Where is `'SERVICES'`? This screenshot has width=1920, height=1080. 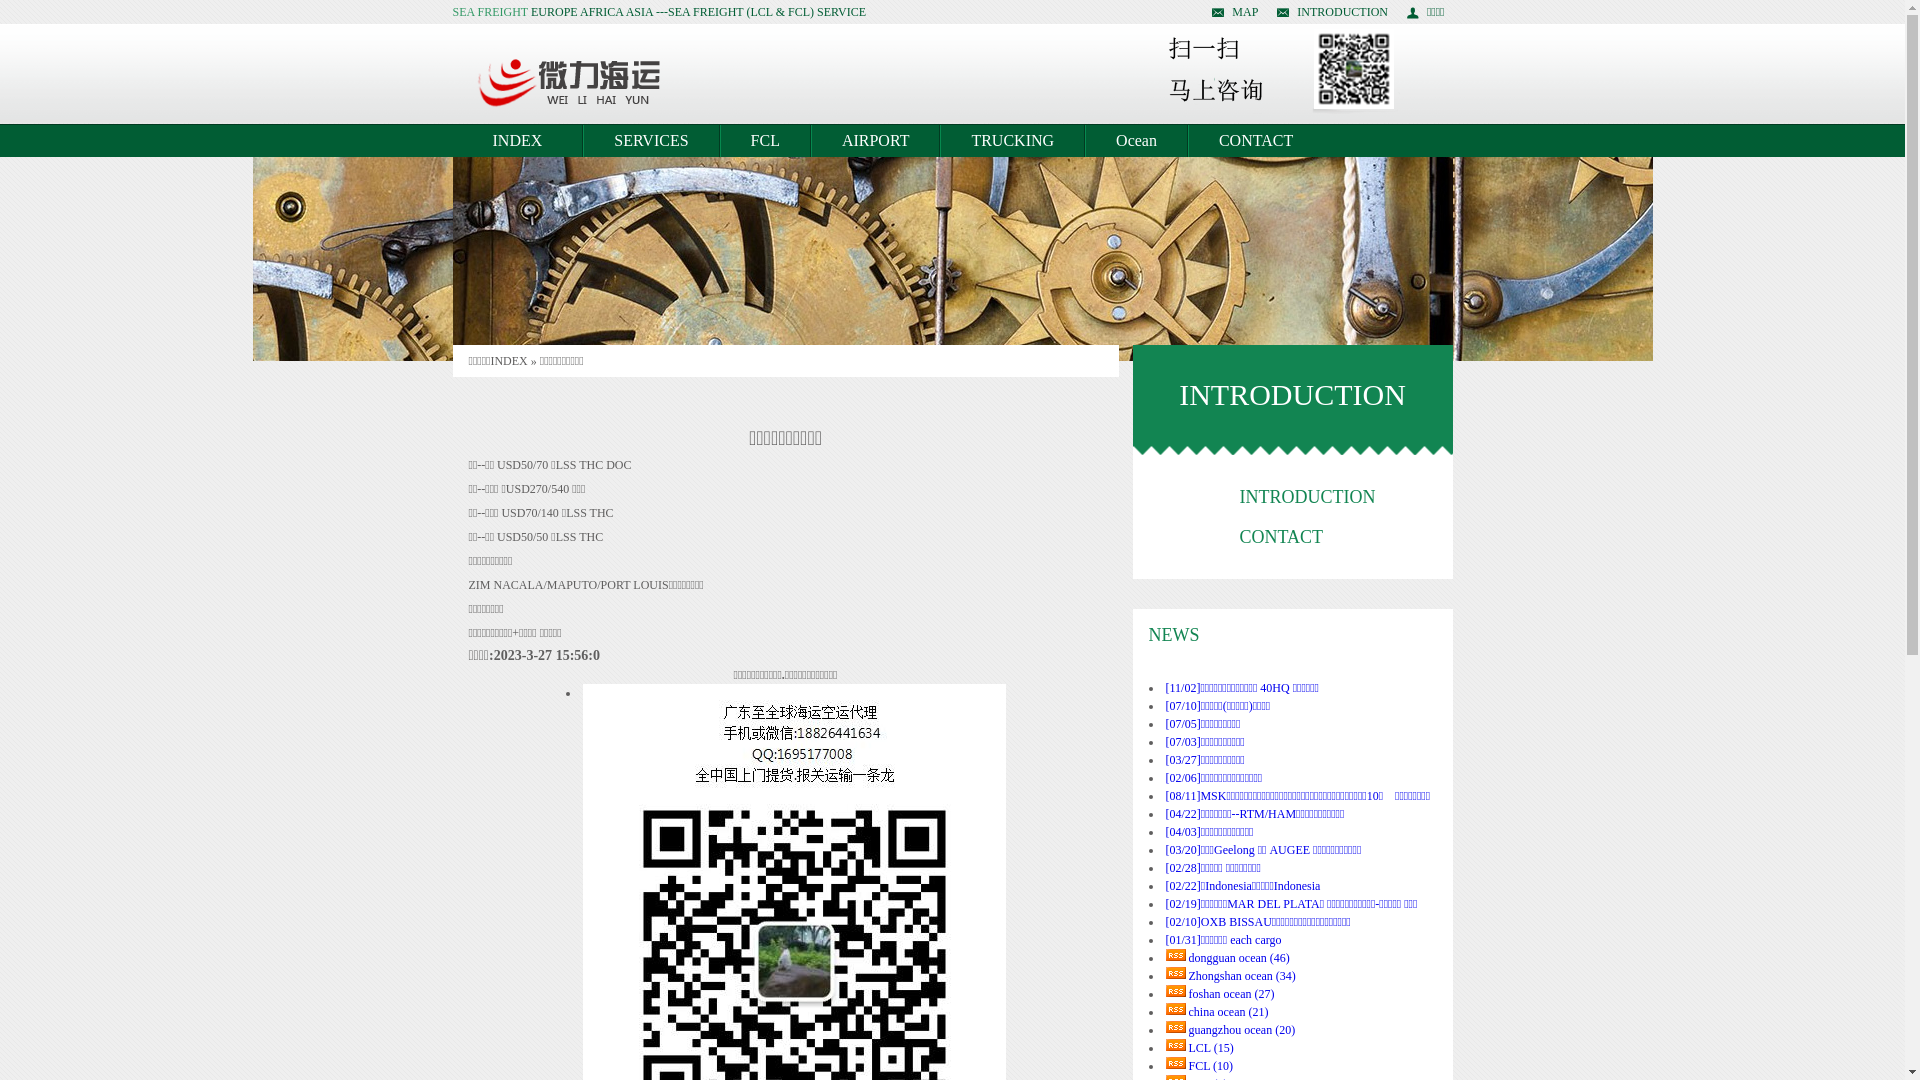
'SERVICES' is located at coordinates (581, 140).